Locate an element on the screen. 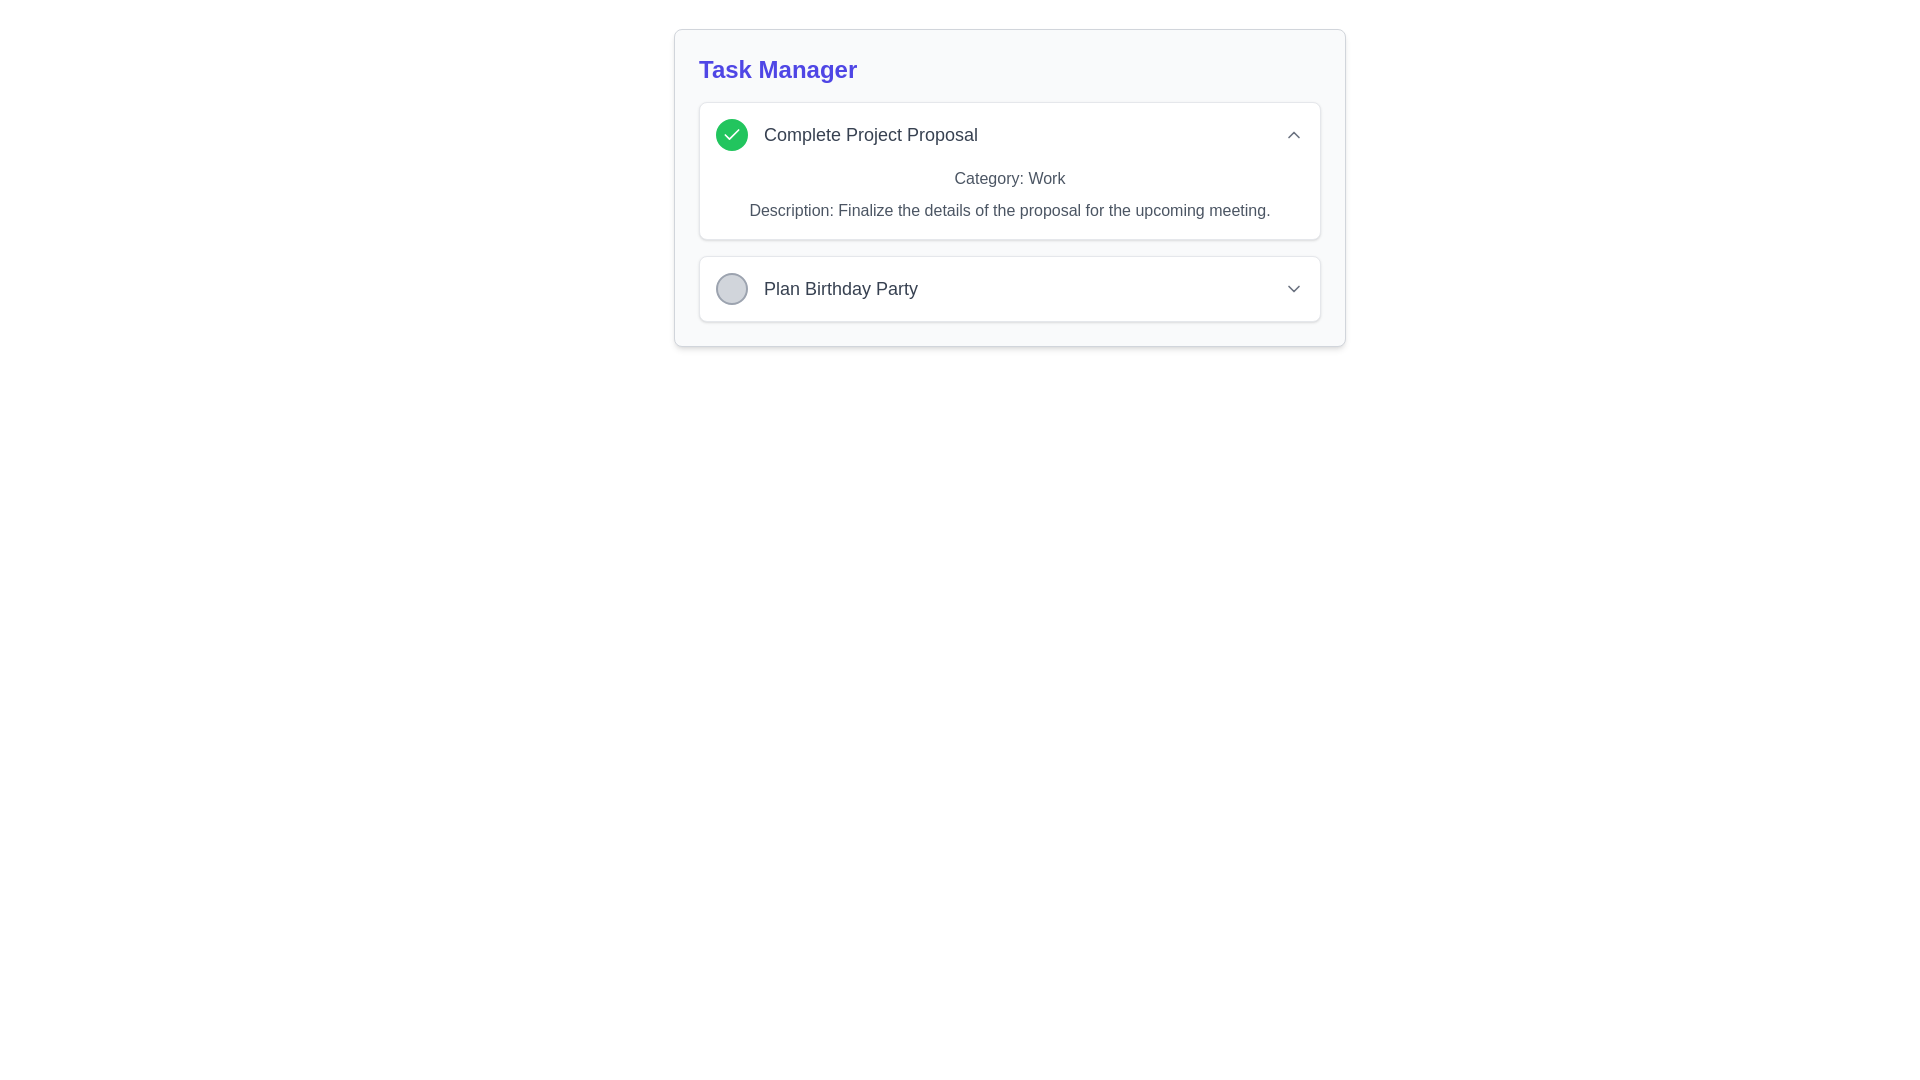 This screenshot has height=1080, width=1920. the Text Label that provides information about the task 'Complete Project Proposal', located below the 'Category: Work' label within the task card is located at coordinates (1009, 211).